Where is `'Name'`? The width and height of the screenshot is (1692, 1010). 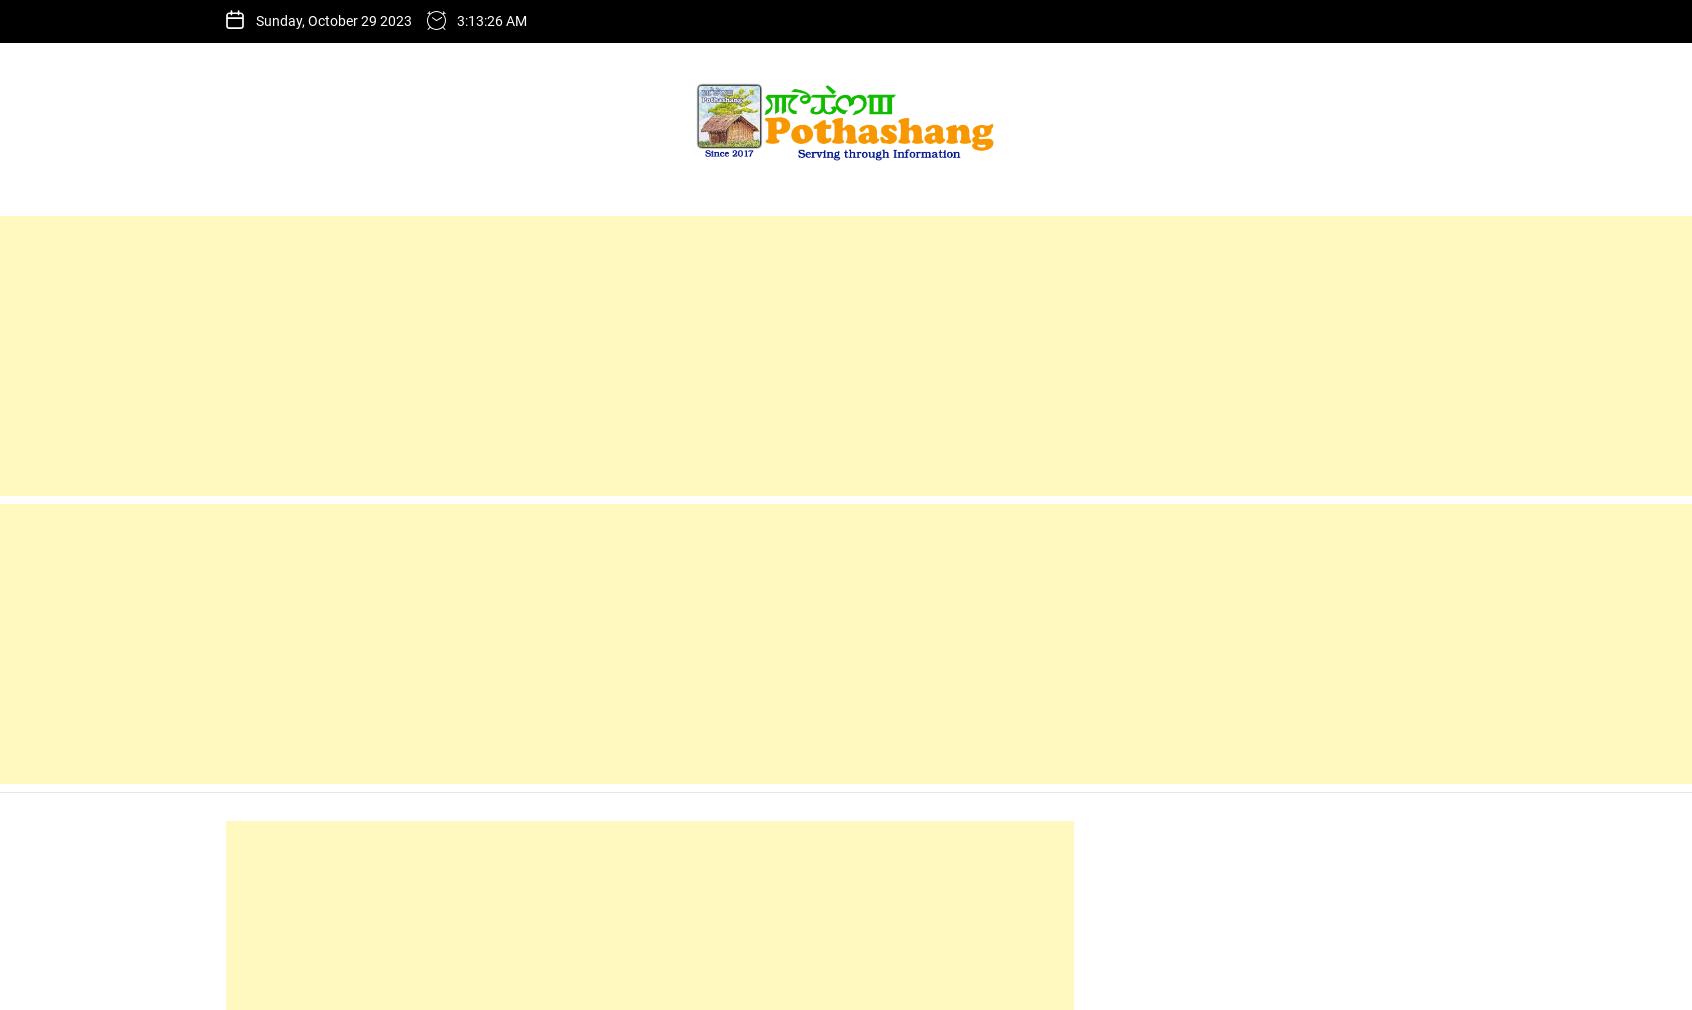 'Name' is located at coordinates (308, 383).